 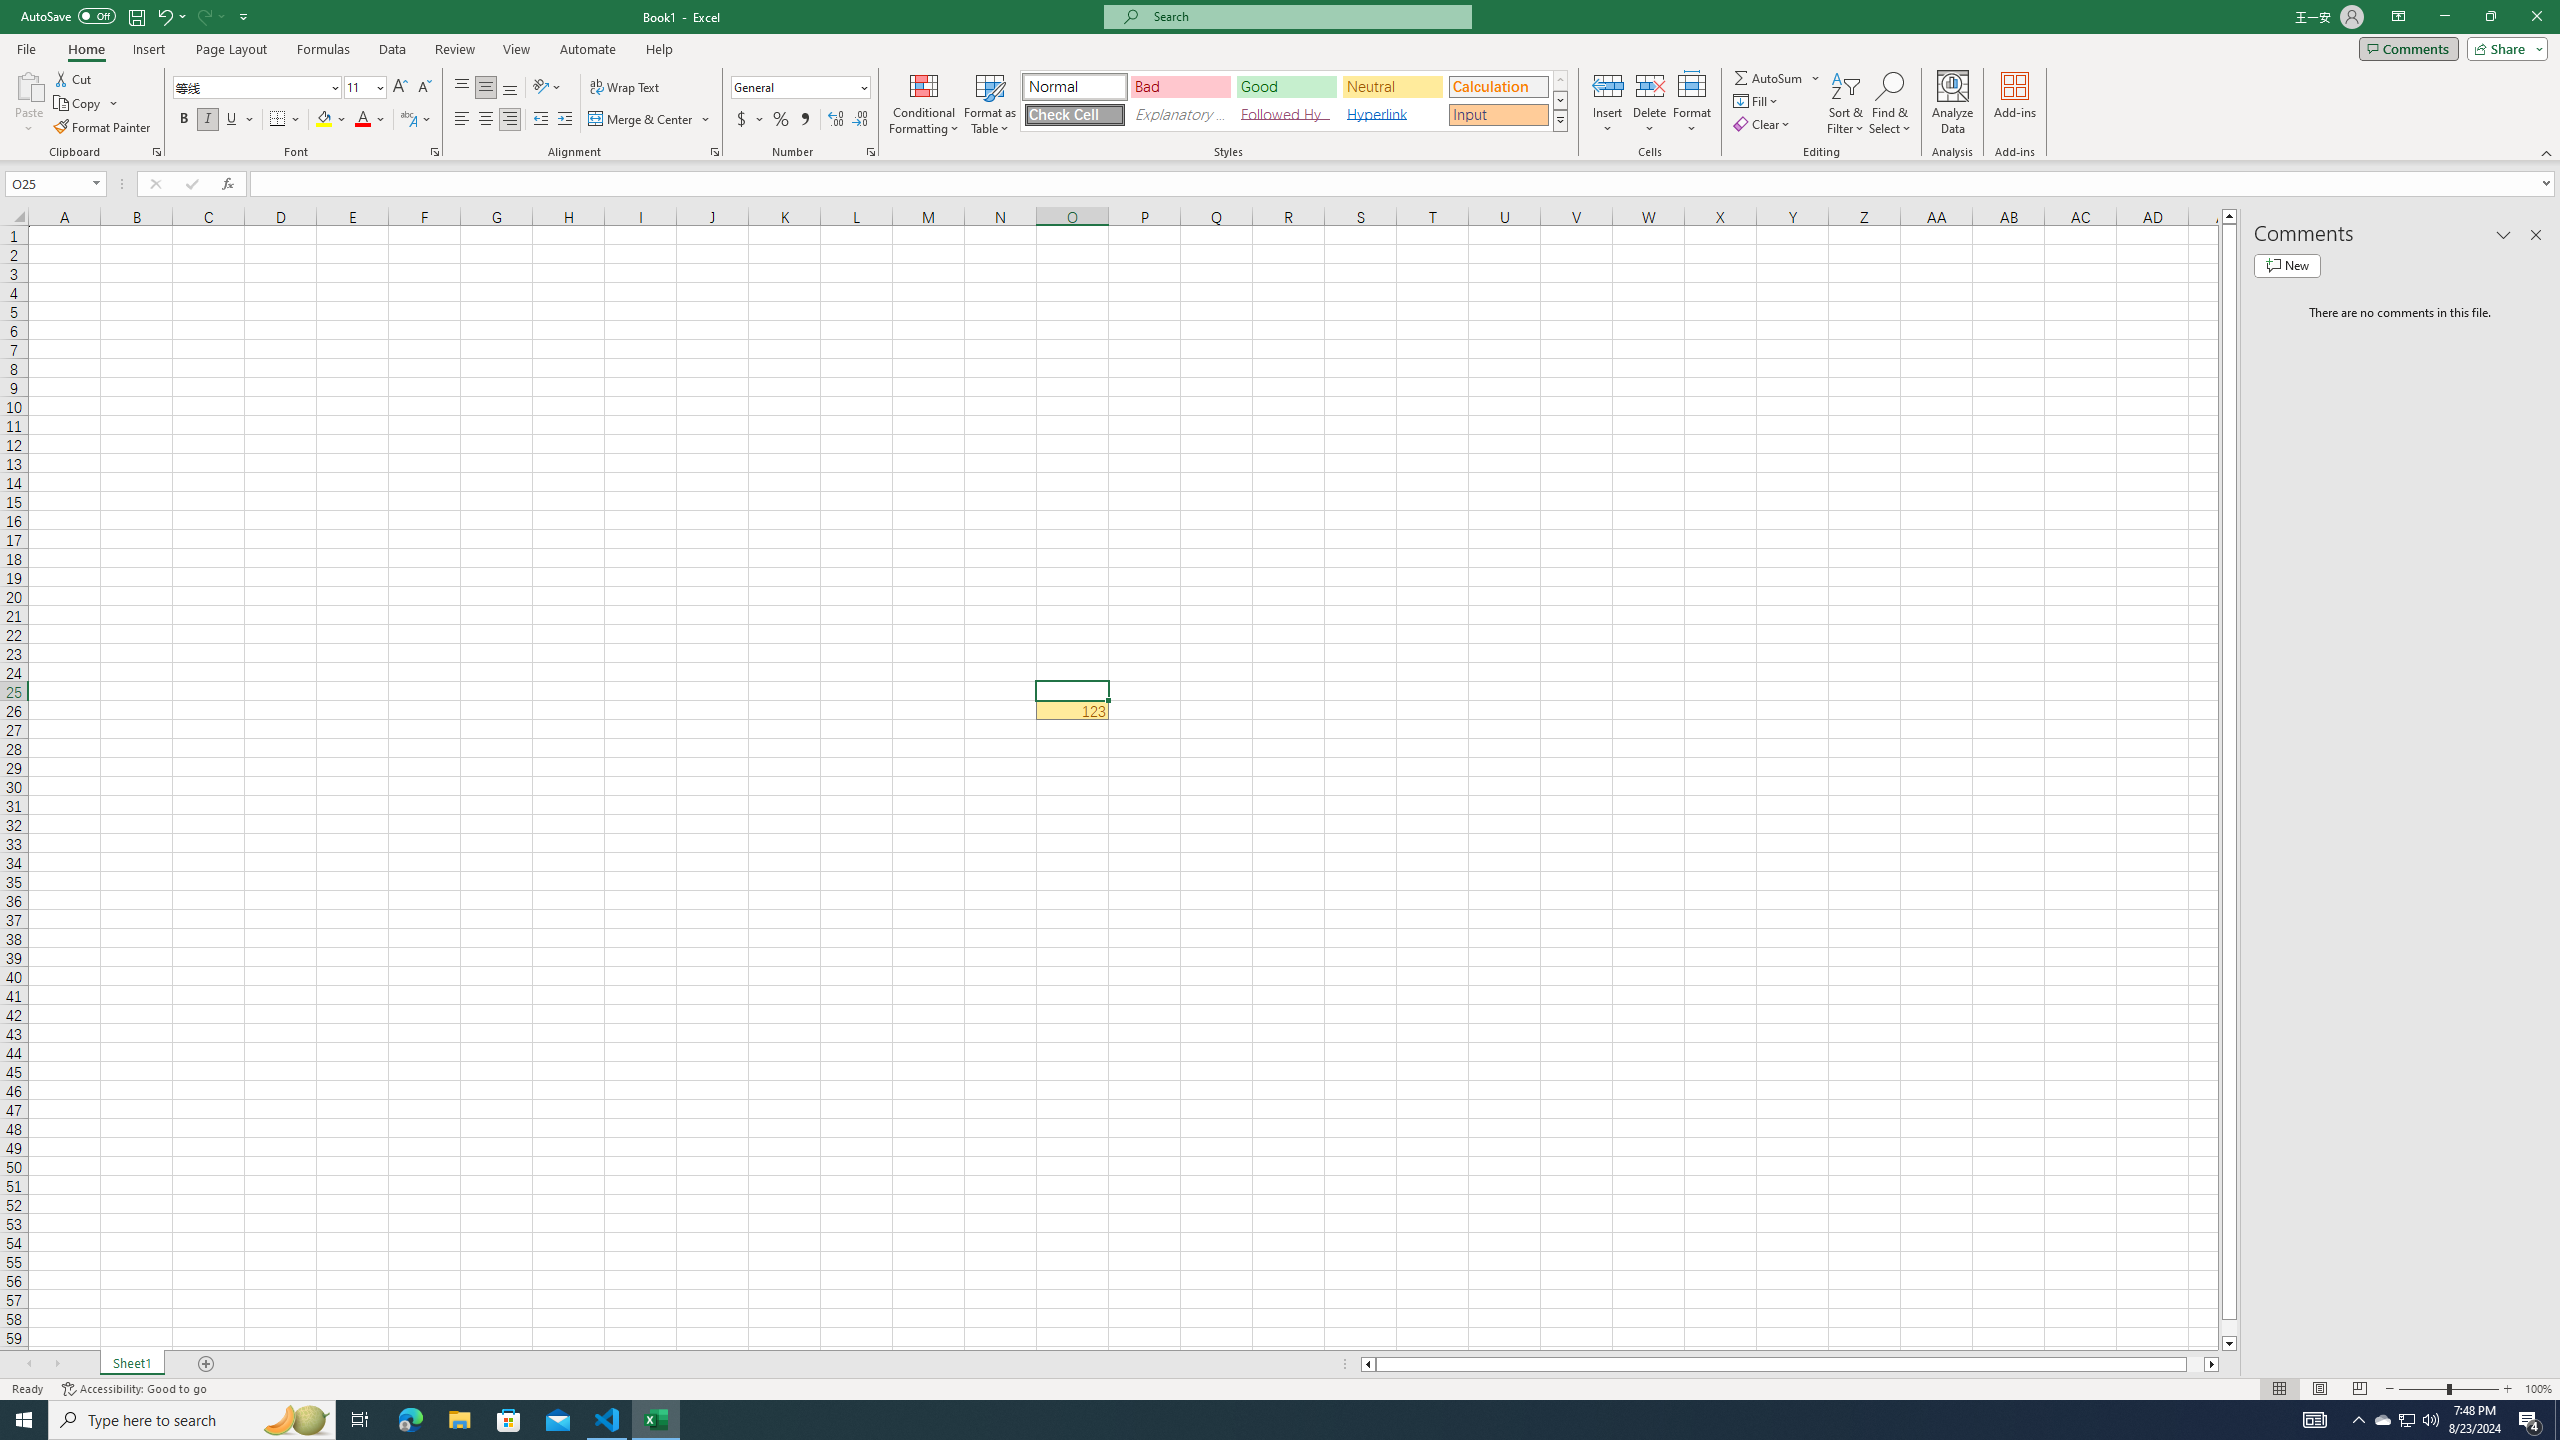 I want to click on 'Font Color RGB(255, 0, 0)', so click(x=362, y=118).